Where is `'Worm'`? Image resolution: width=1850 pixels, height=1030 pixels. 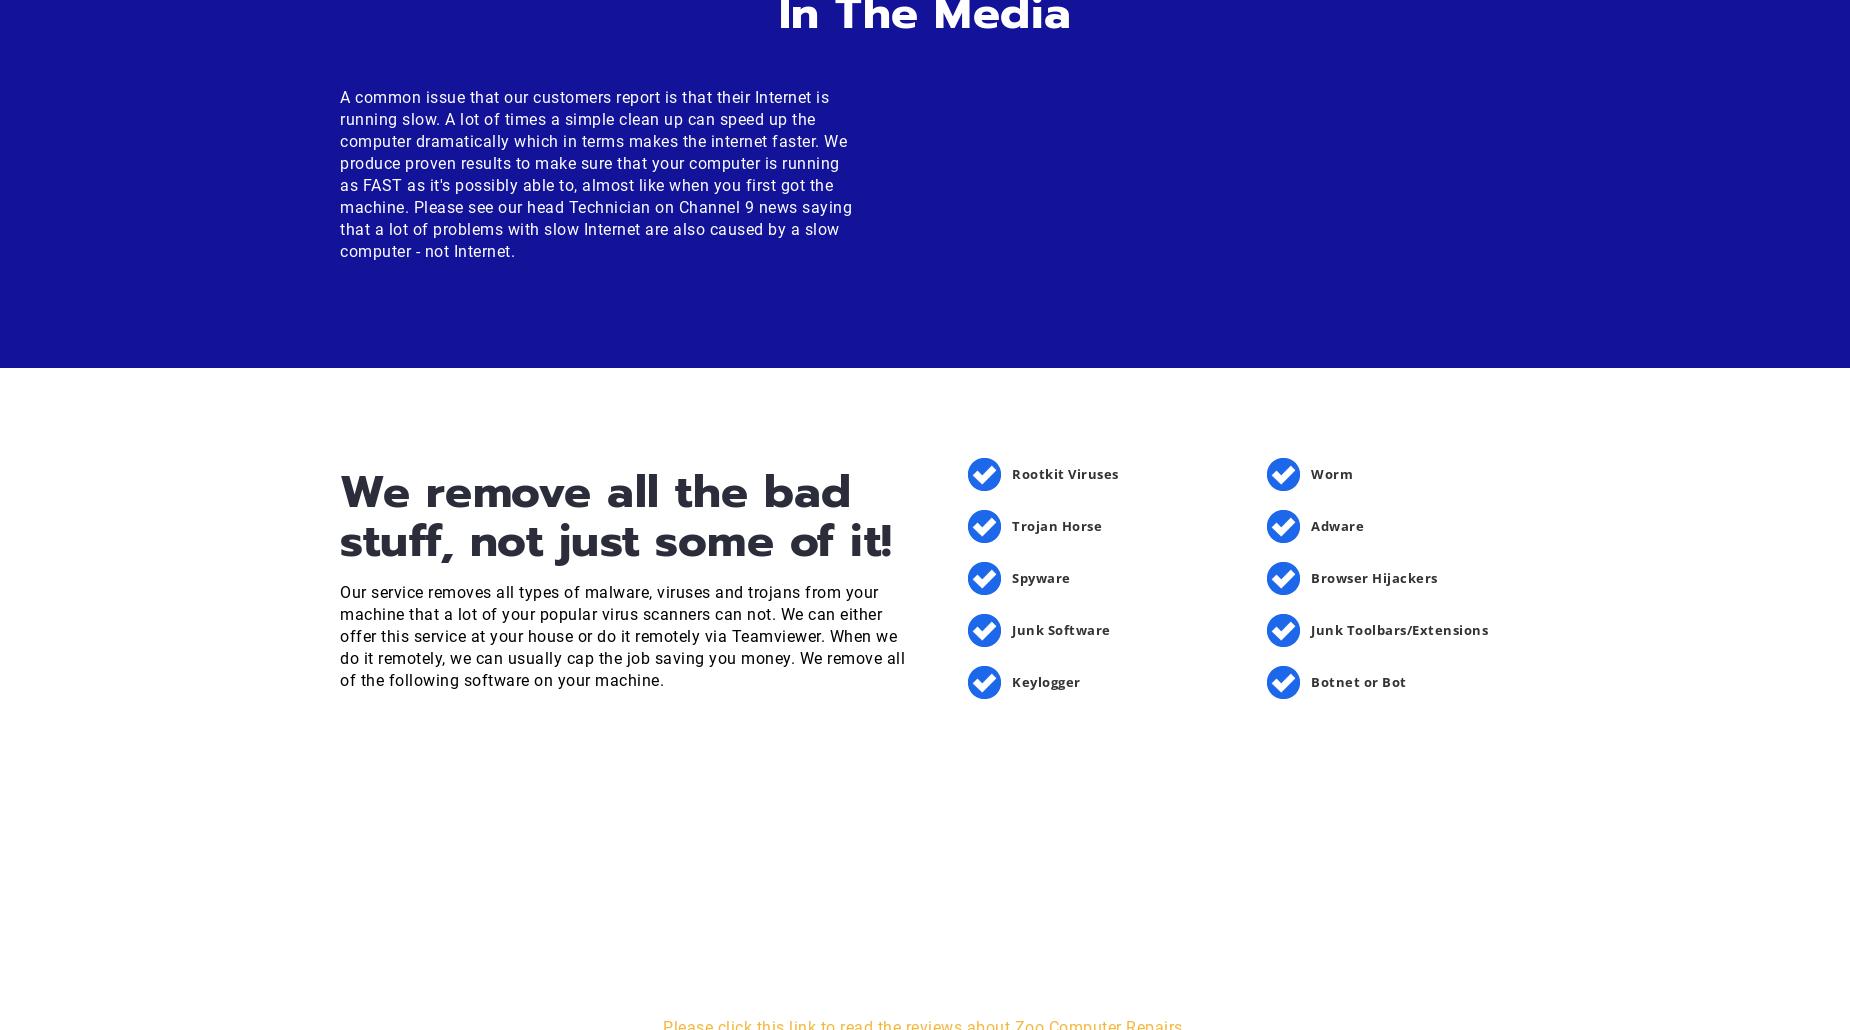
'Worm' is located at coordinates (1331, 471).